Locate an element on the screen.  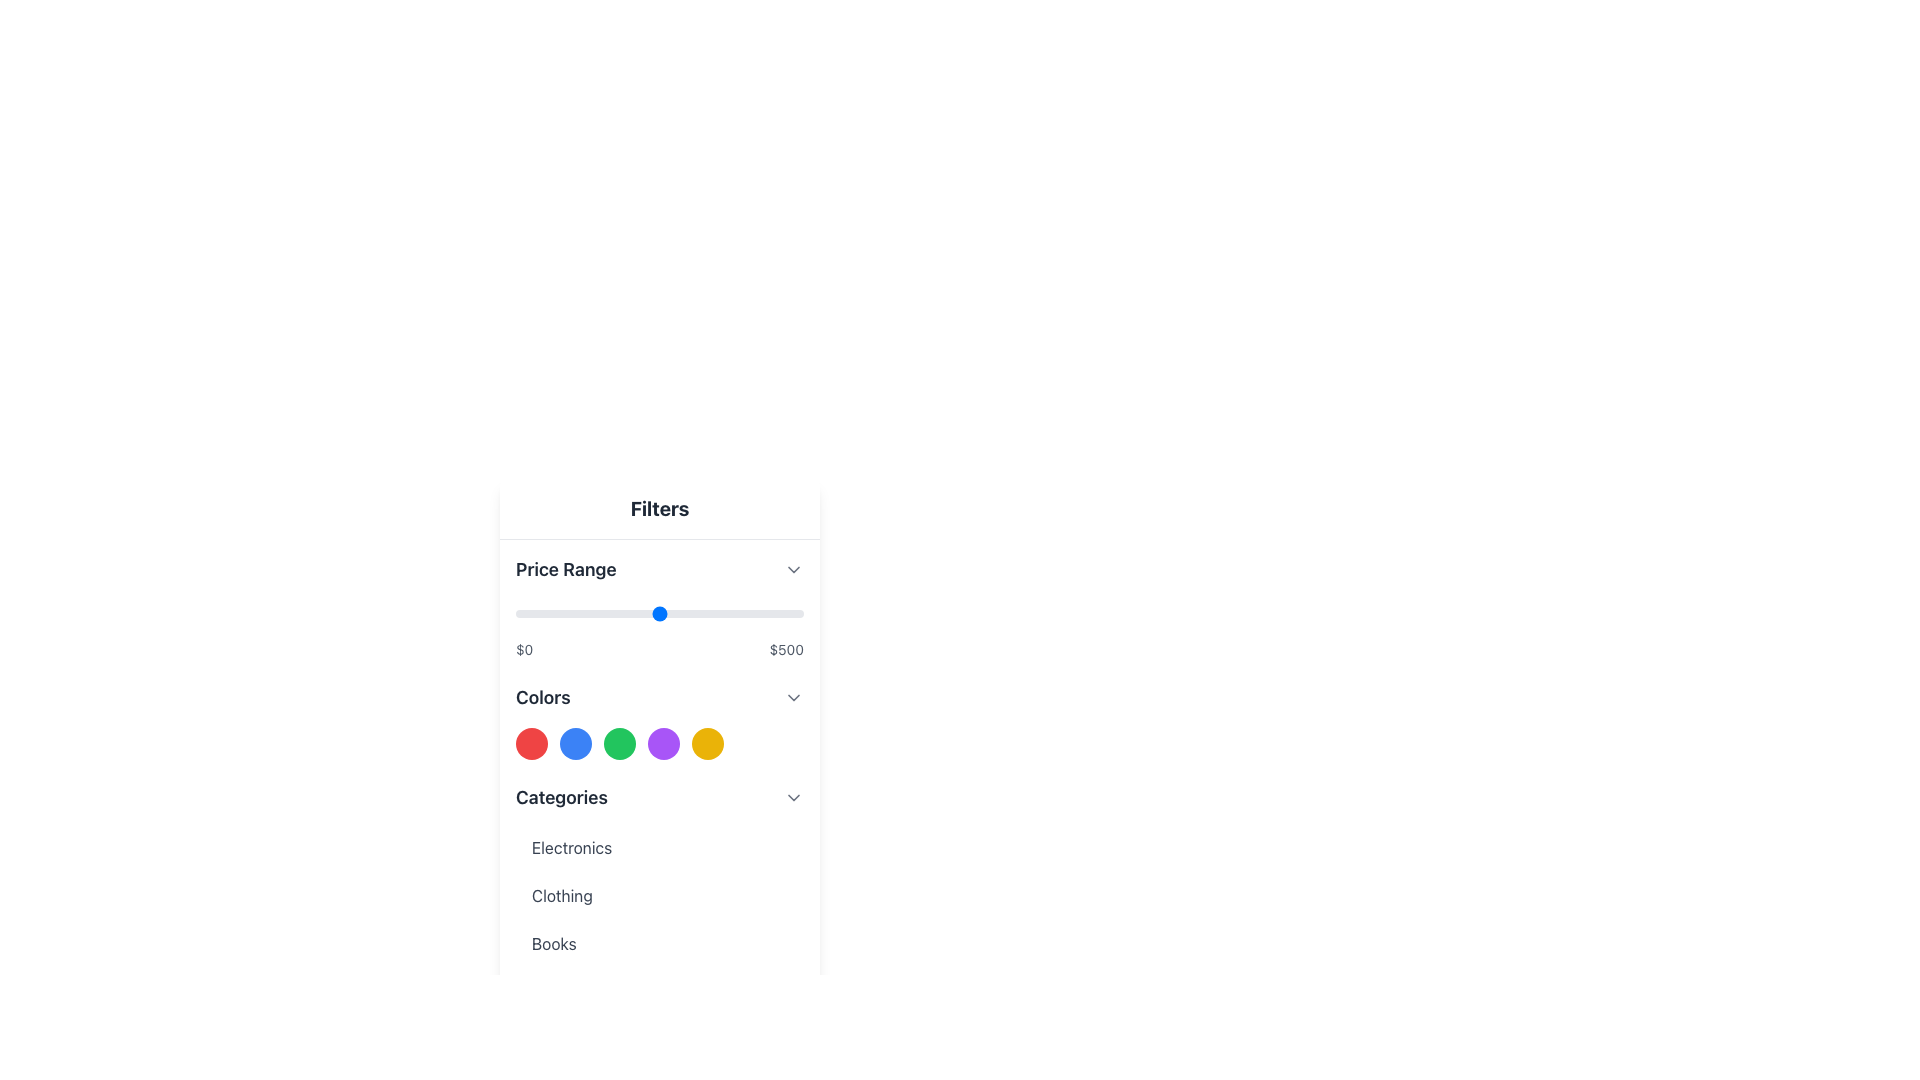
the price range is located at coordinates (631, 612).